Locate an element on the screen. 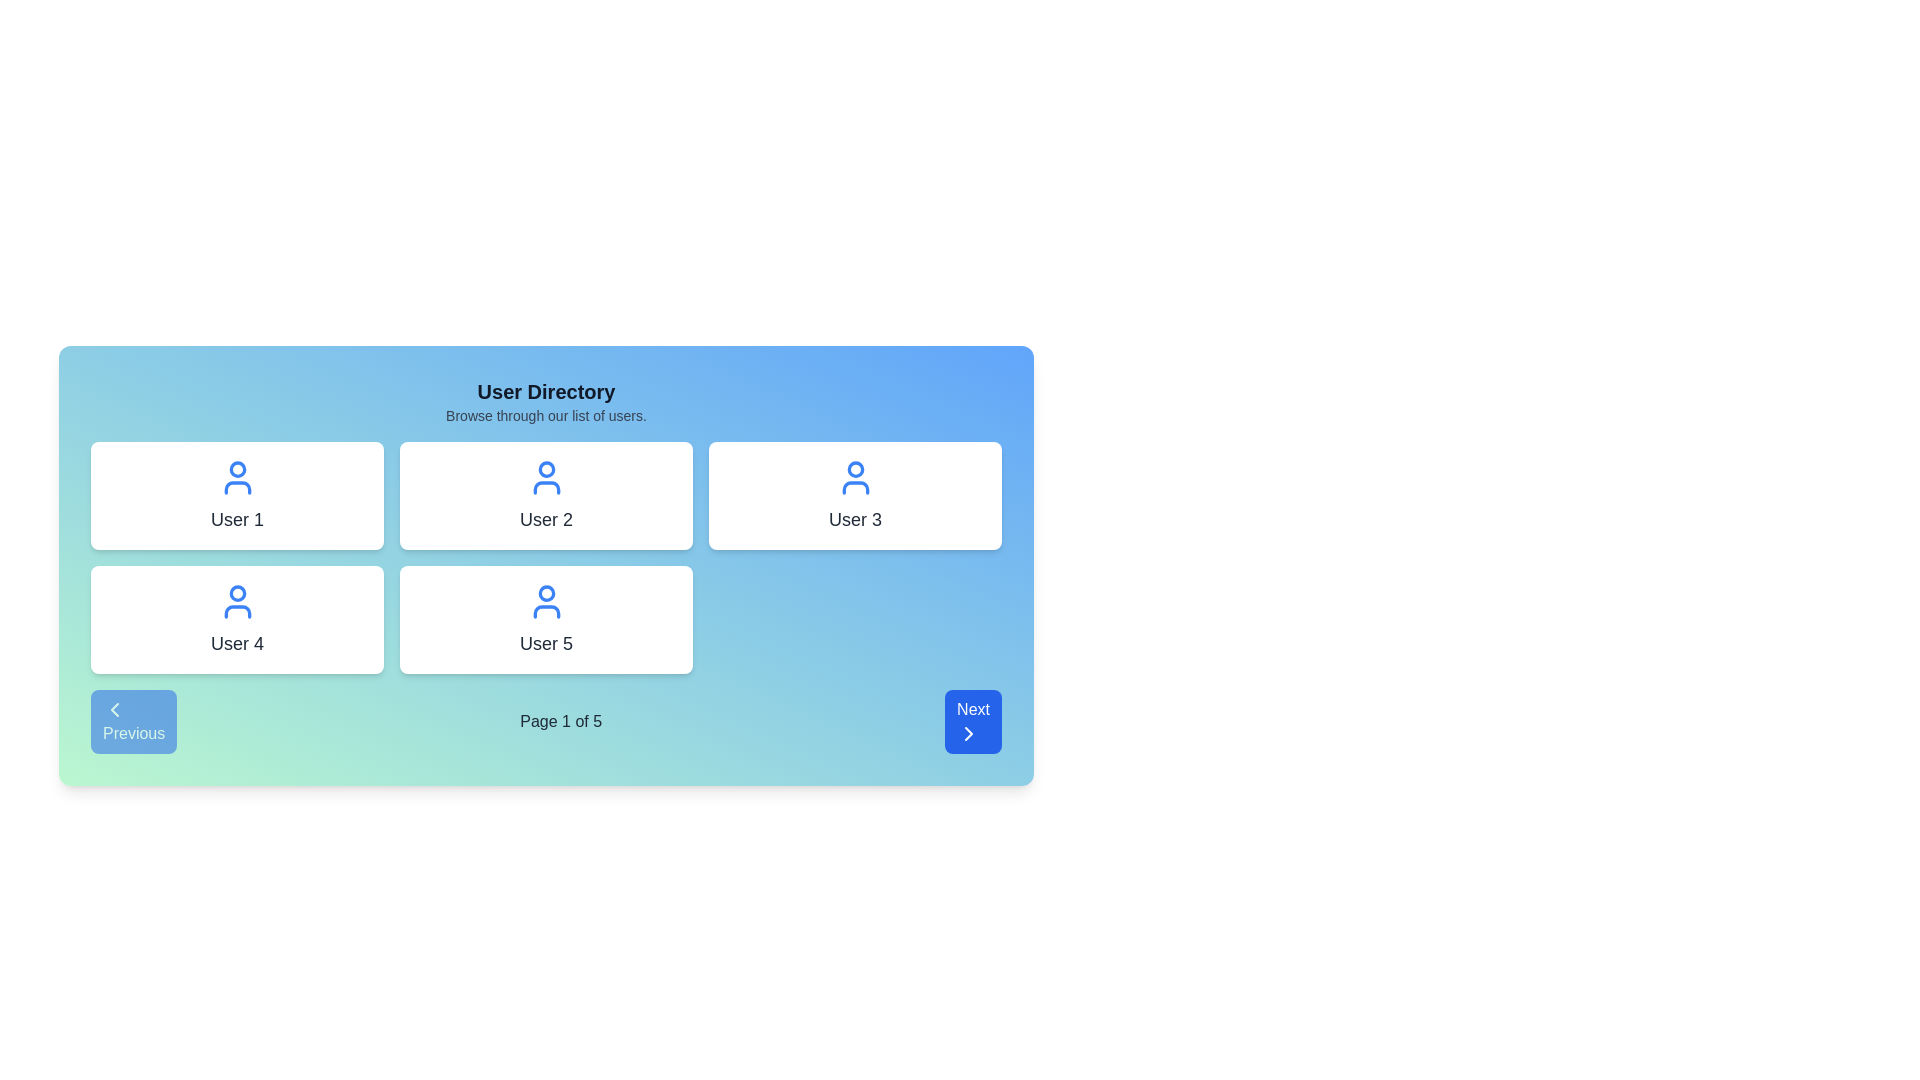 This screenshot has height=1080, width=1920. the lower portion of the user icon representing 'User 4', specifically the curved line that forms the base of the icon is located at coordinates (237, 611).